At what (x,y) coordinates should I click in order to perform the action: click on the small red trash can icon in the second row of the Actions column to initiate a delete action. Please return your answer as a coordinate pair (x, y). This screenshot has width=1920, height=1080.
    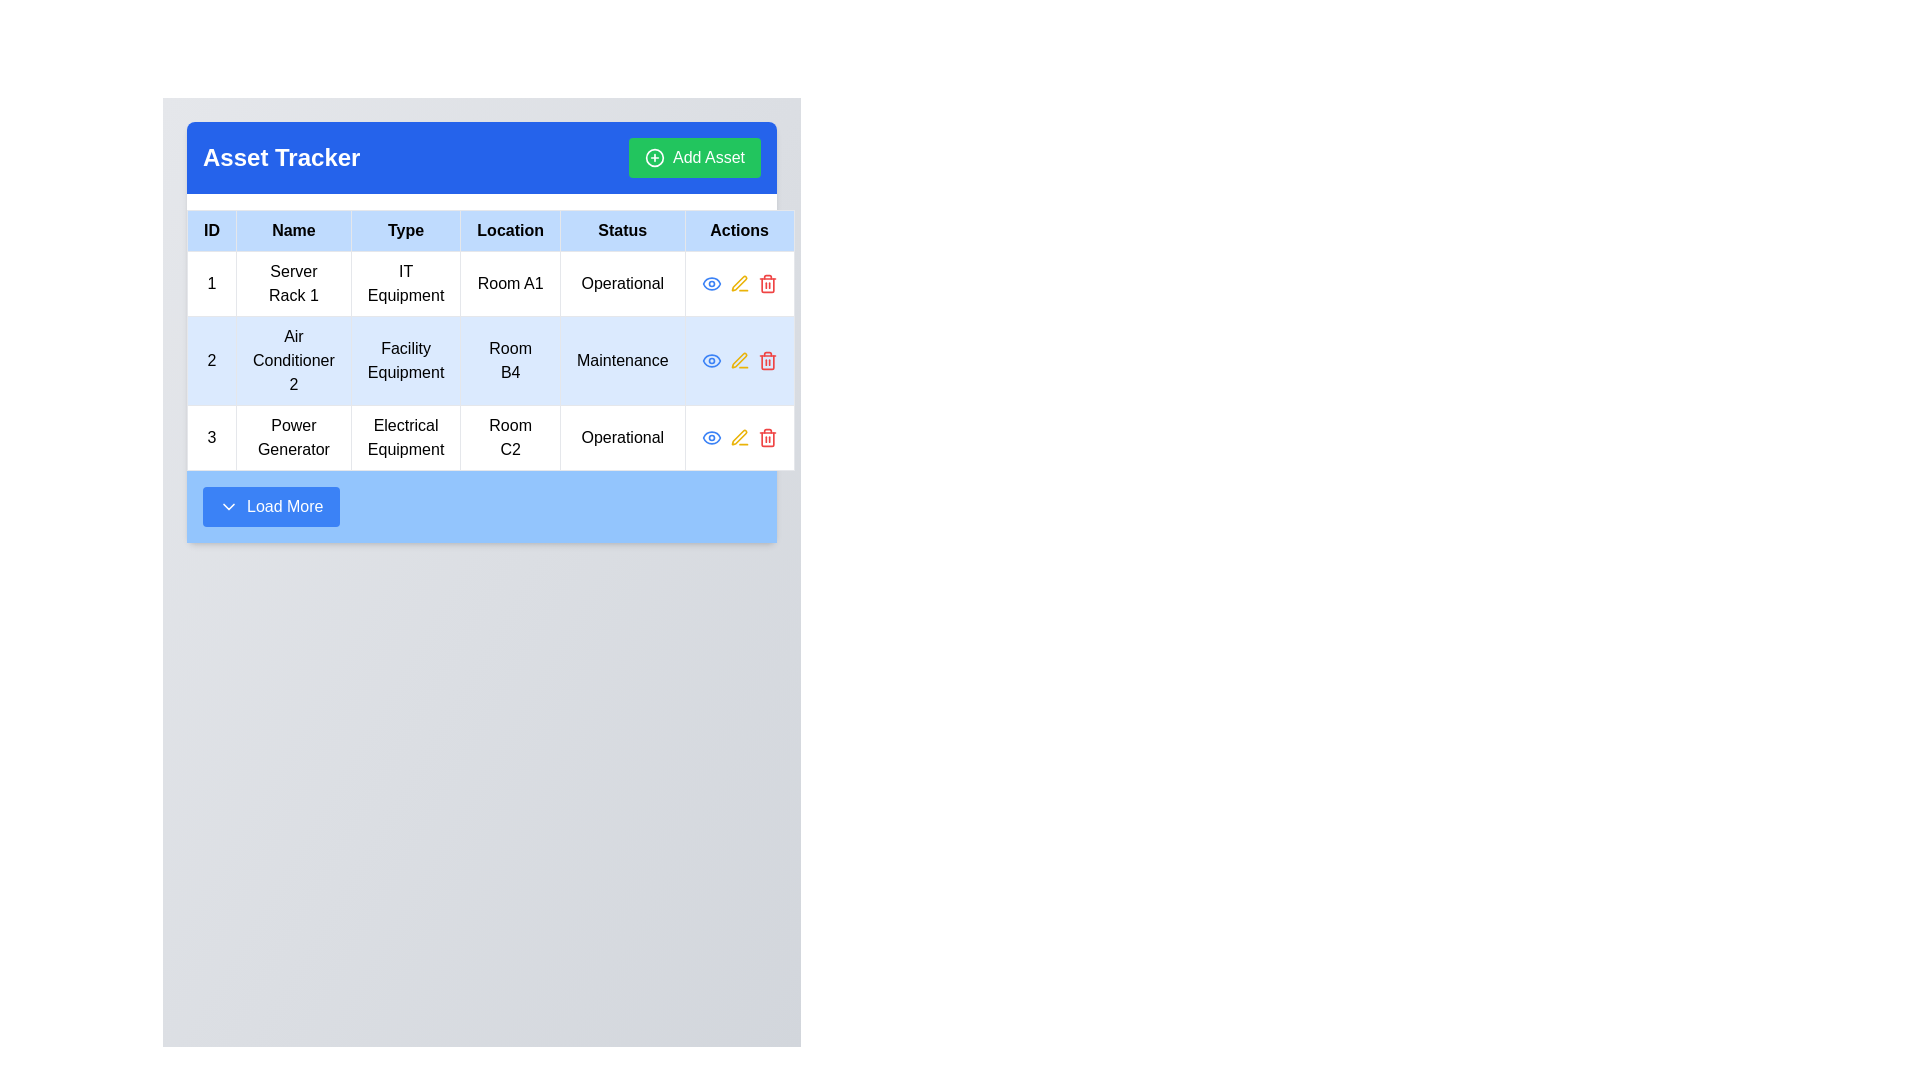
    Looking at the image, I should click on (766, 361).